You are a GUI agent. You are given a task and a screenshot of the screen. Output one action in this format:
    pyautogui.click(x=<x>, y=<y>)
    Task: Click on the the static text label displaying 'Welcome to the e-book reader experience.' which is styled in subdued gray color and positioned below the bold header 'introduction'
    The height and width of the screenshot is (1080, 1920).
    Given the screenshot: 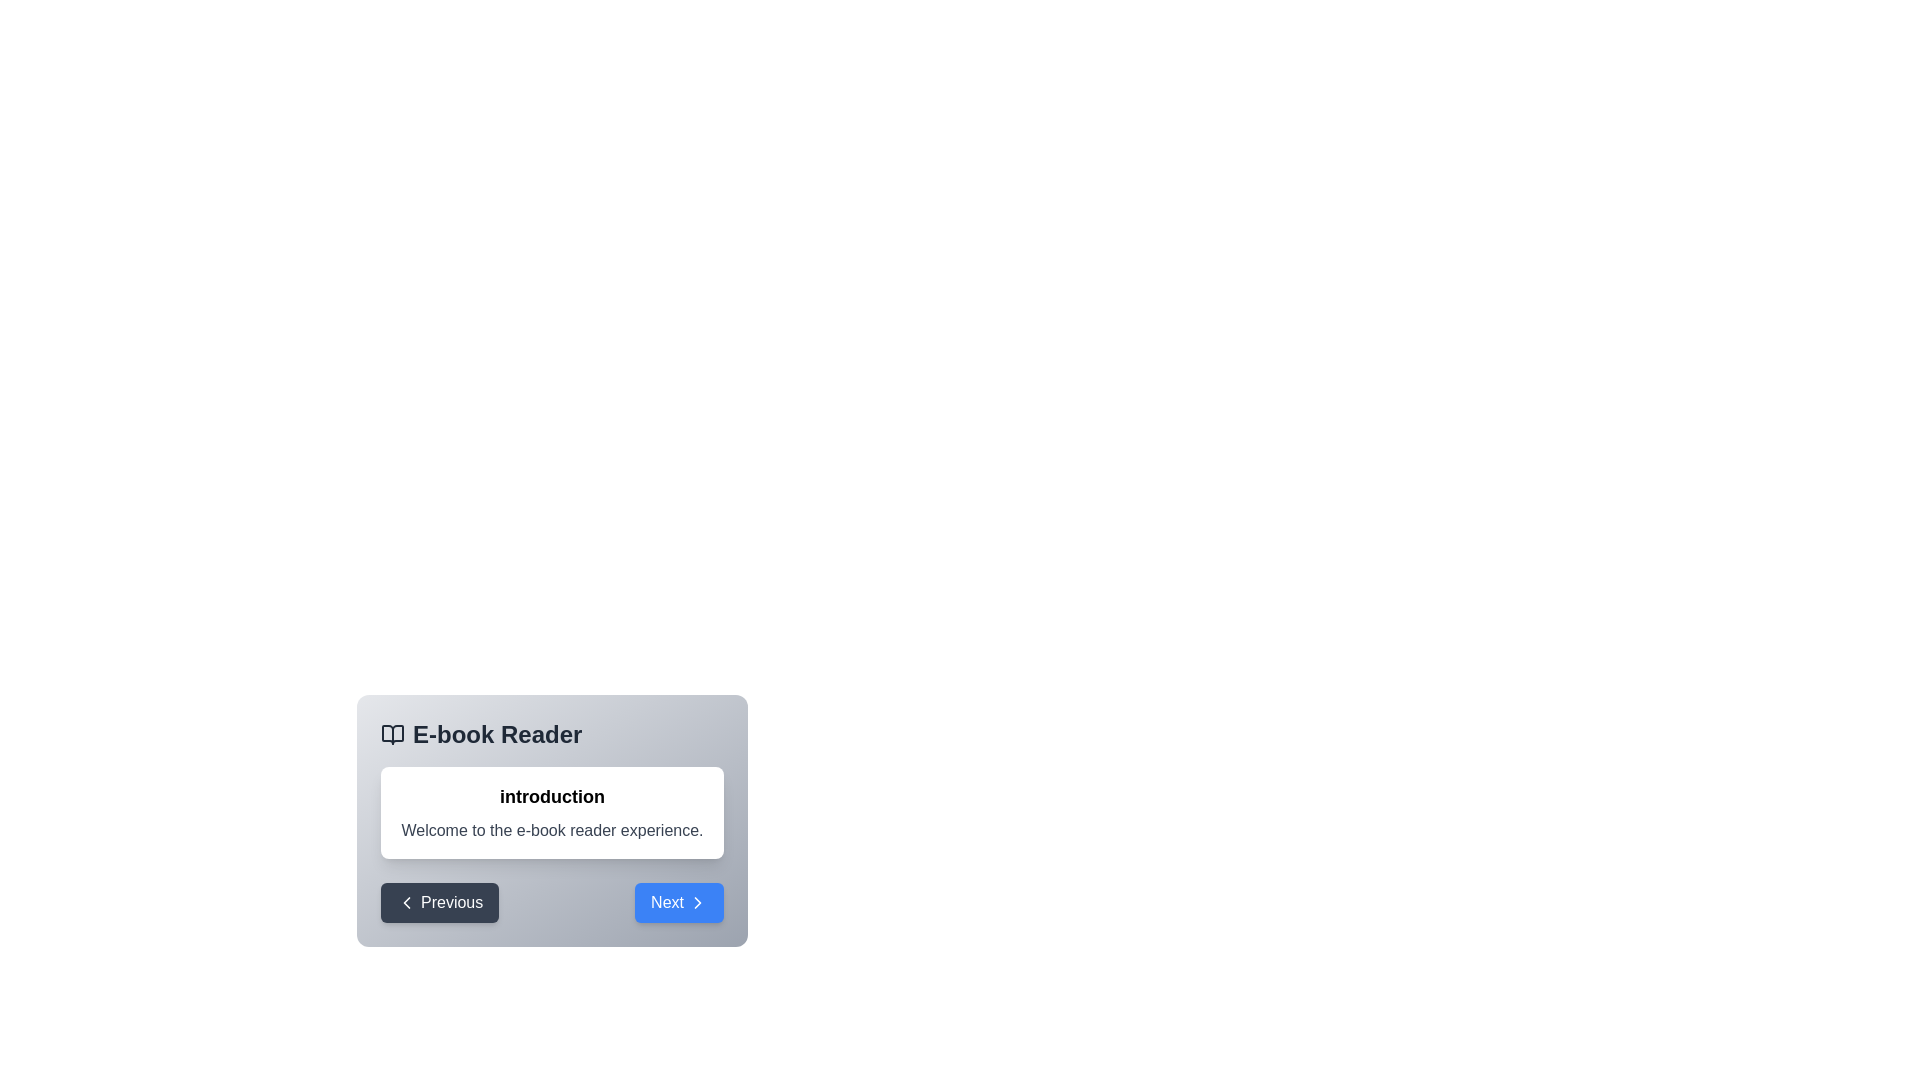 What is the action you would take?
    pyautogui.click(x=552, y=830)
    